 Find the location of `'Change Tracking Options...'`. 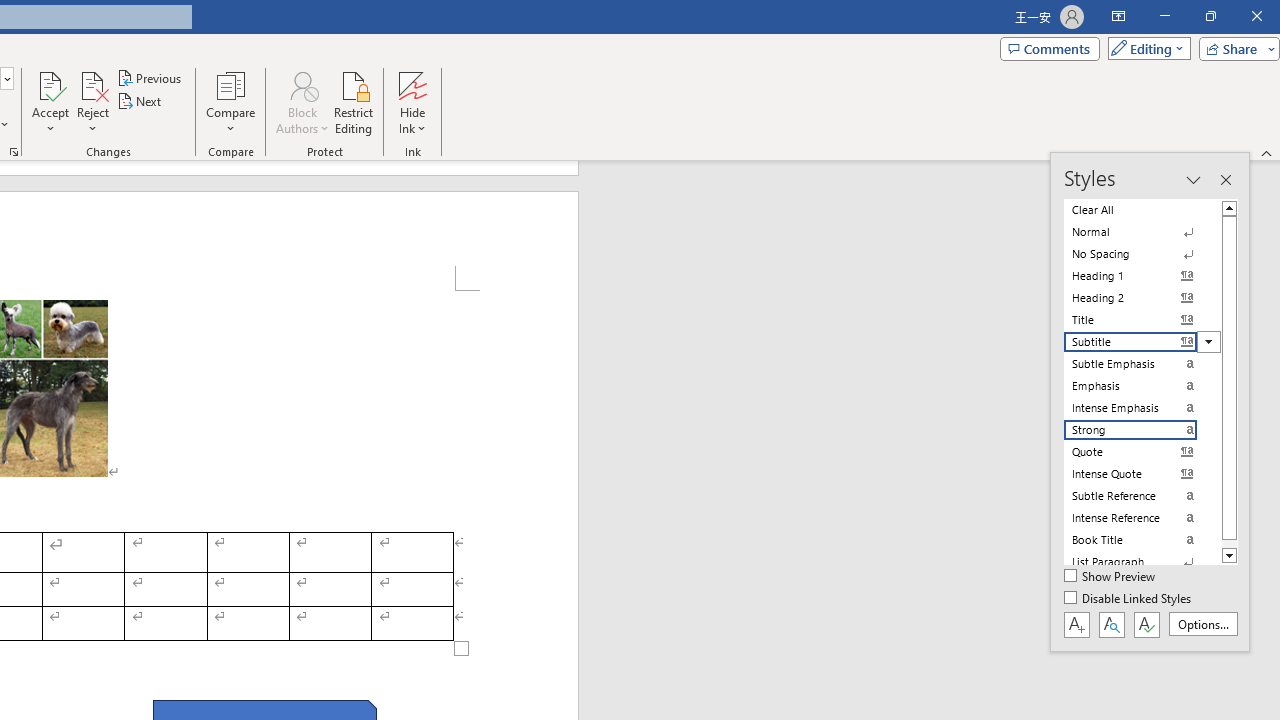

'Change Tracking Options...' is located at coordinates (14, 150).